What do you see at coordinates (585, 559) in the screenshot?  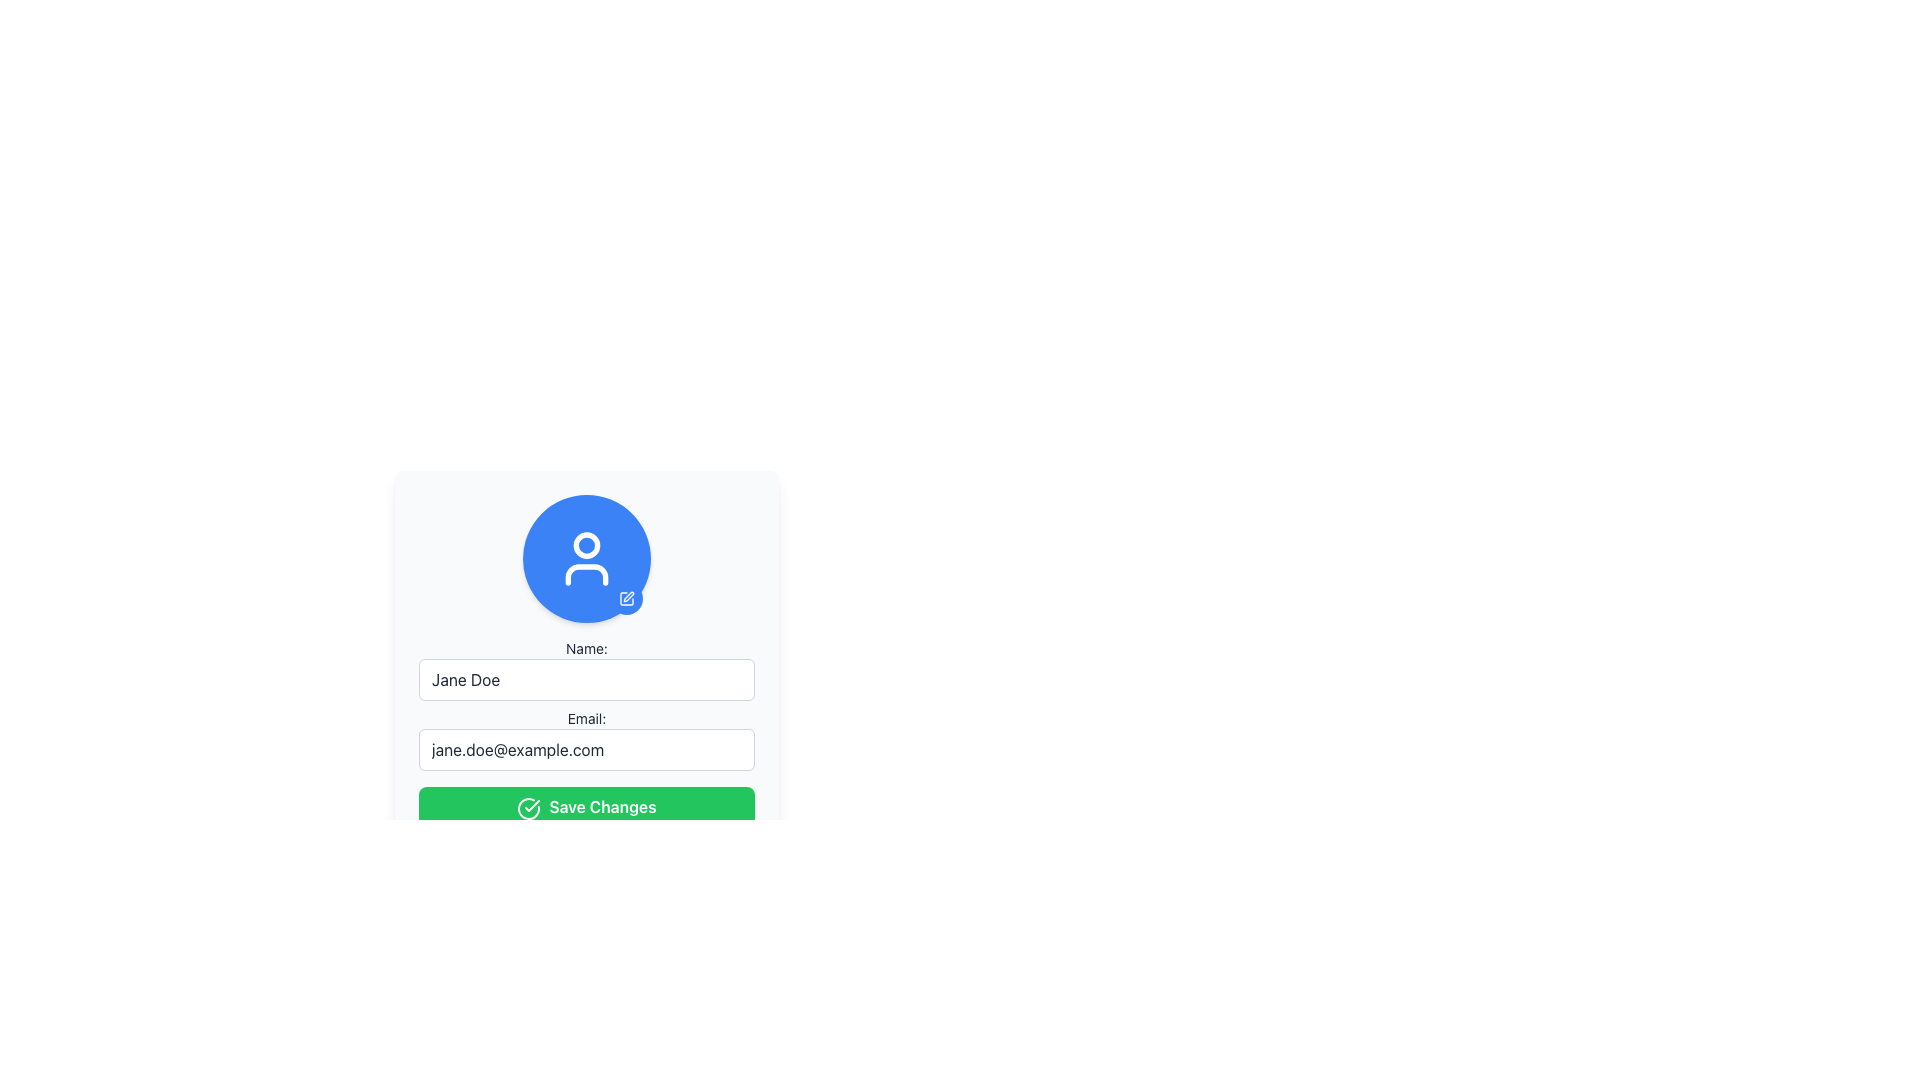 I see `the circular blue avatar icon with a white user silhouette` at bounding box center [585, 559].